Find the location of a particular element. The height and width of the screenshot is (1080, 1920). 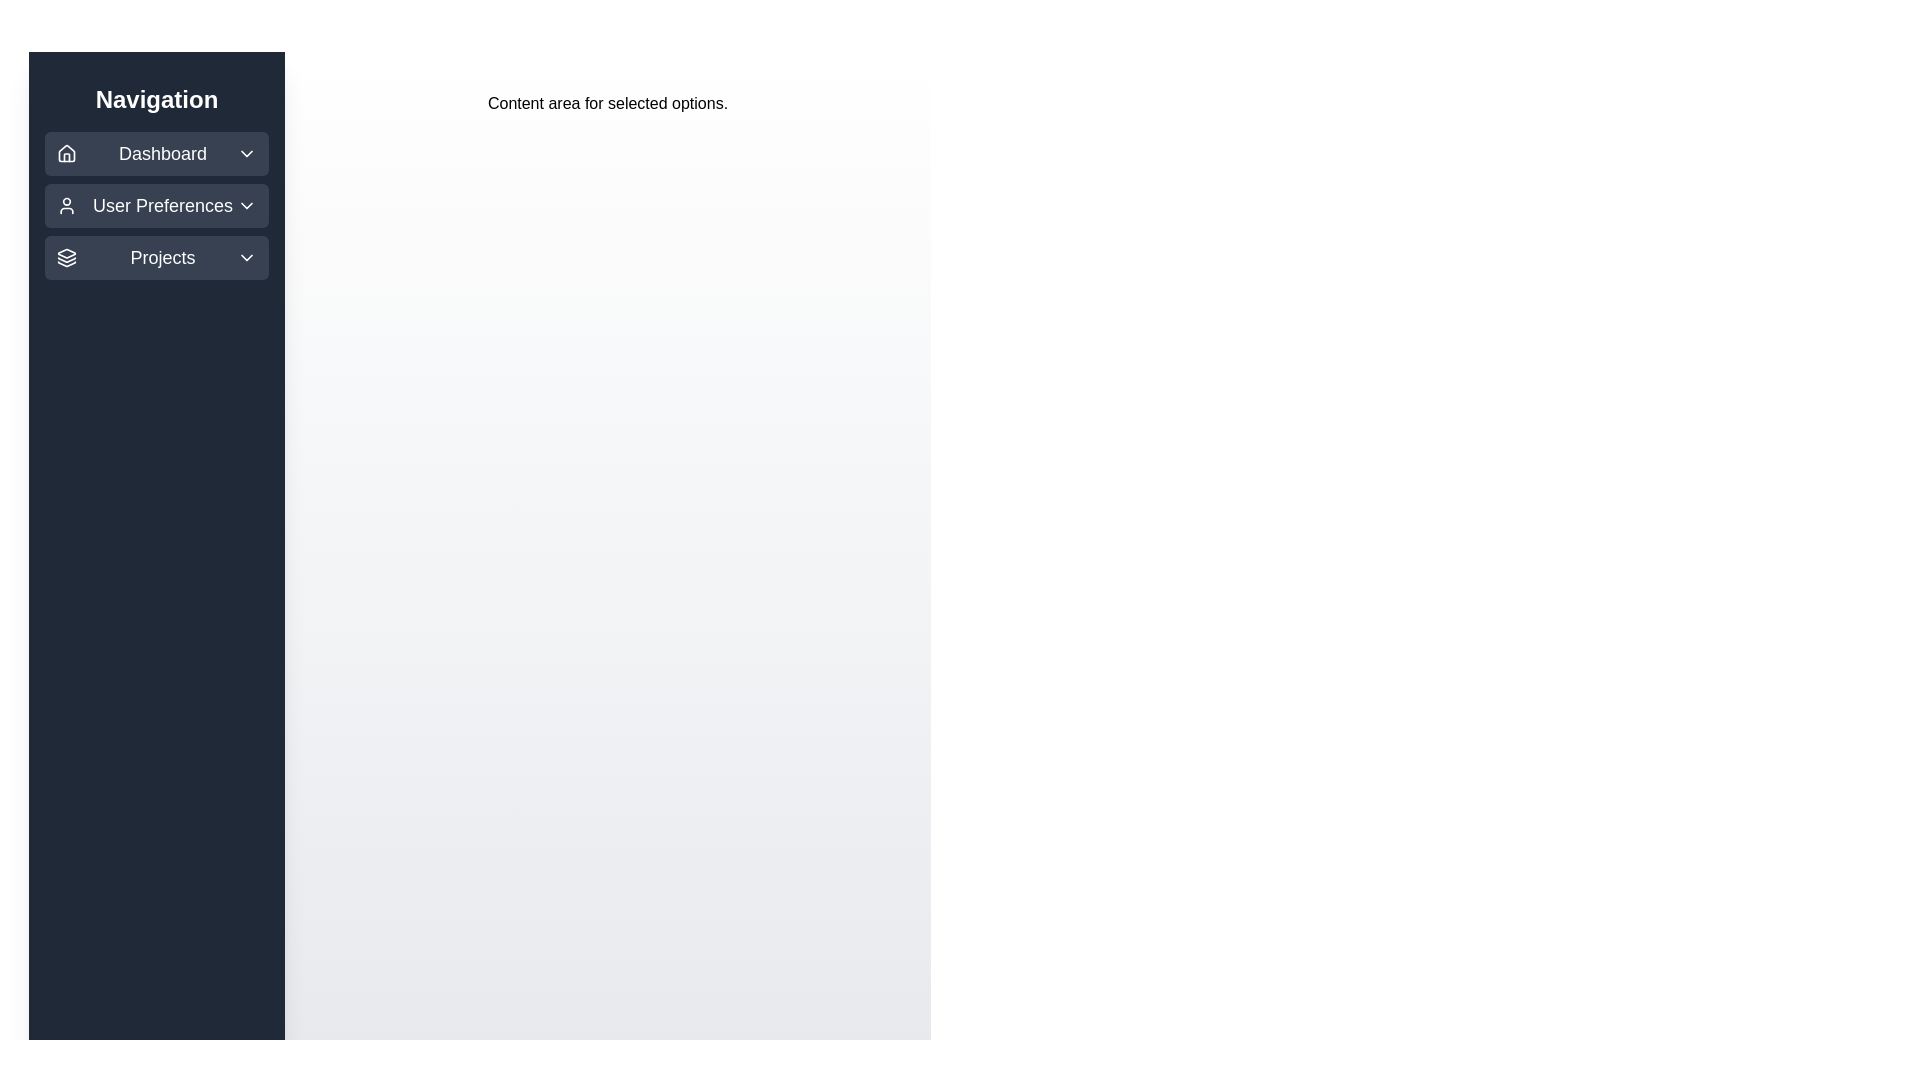

the downward-facing gray chevron icon that indicates an expandable menu within the 'User Preferences' button is located at coordinates (245, 205).